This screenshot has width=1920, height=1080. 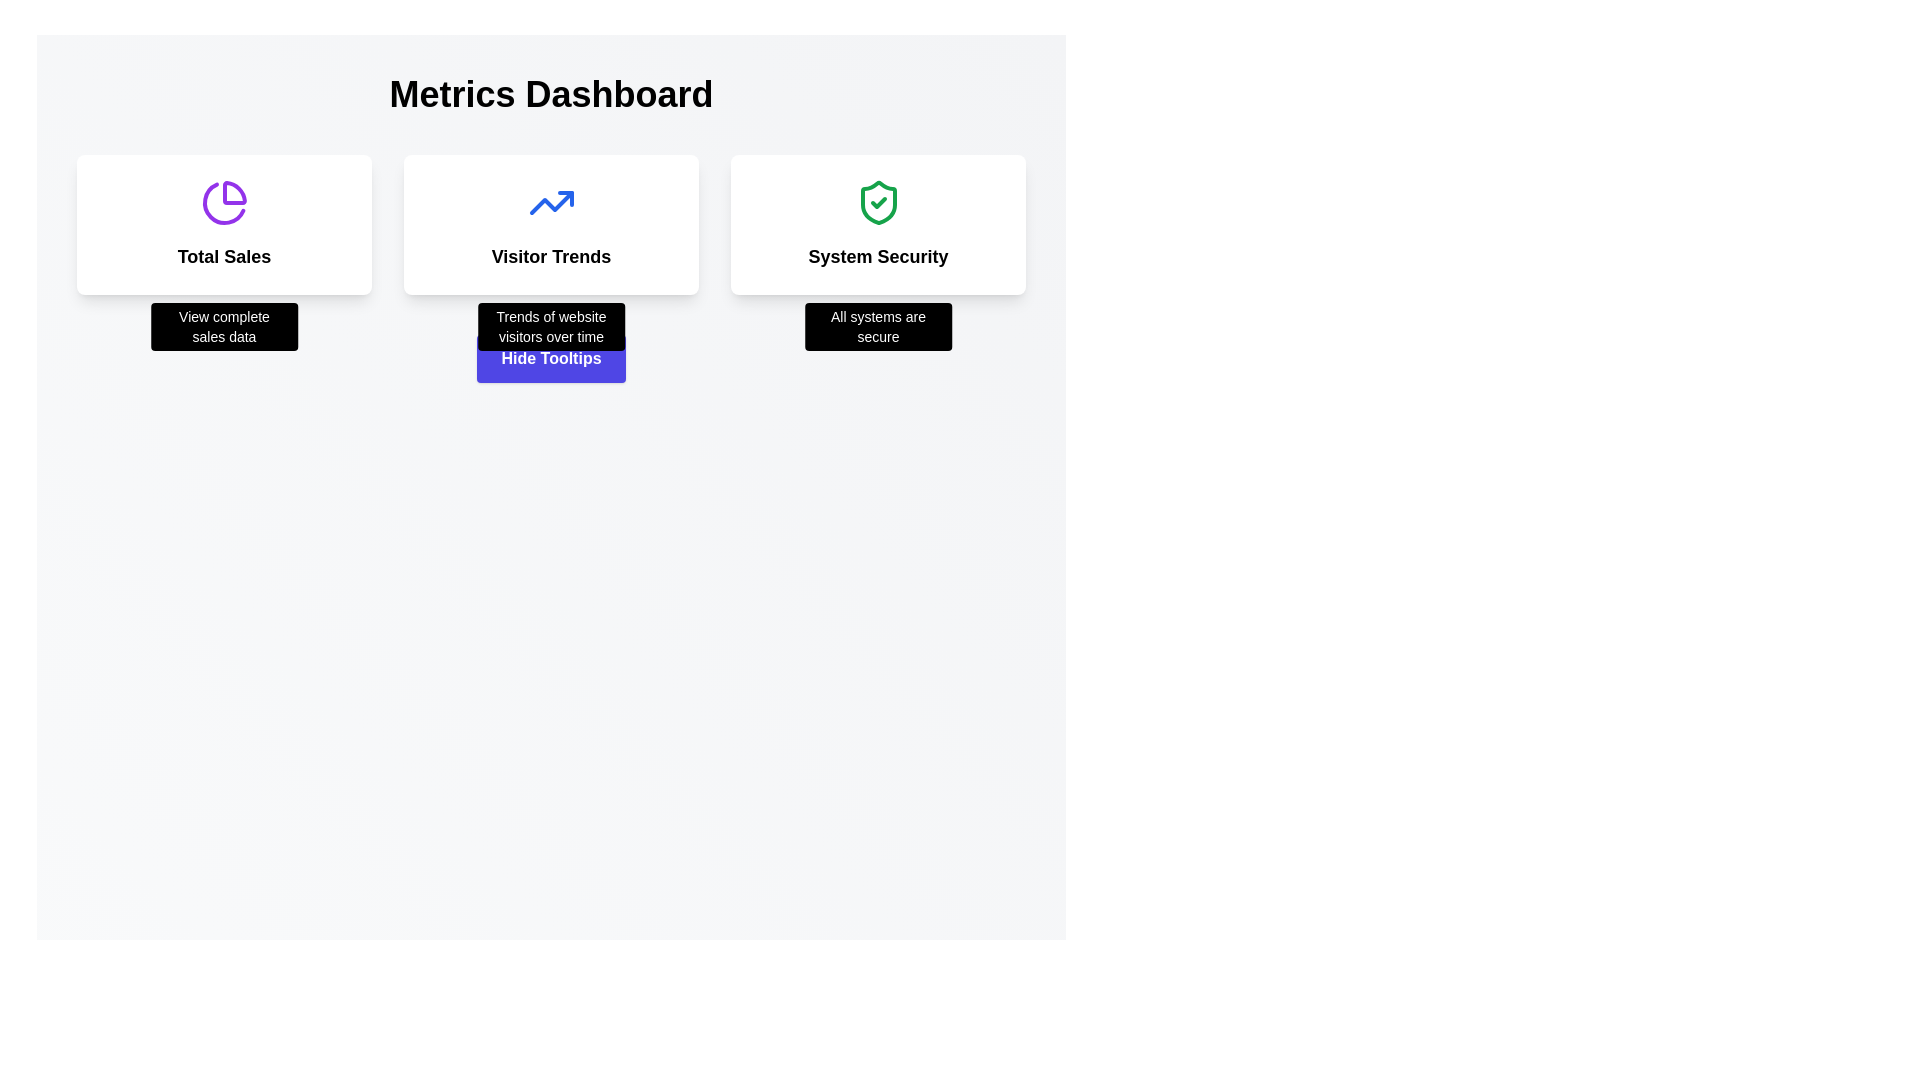 What do you see at coordinates (224, 203) in the screenshot?
I see `the 'Total Sales' icon located in the first card from the left, which represents data insights or metrics, and is centrally aligned above the text 'Total Sales'` at bounding box center [224, 203].